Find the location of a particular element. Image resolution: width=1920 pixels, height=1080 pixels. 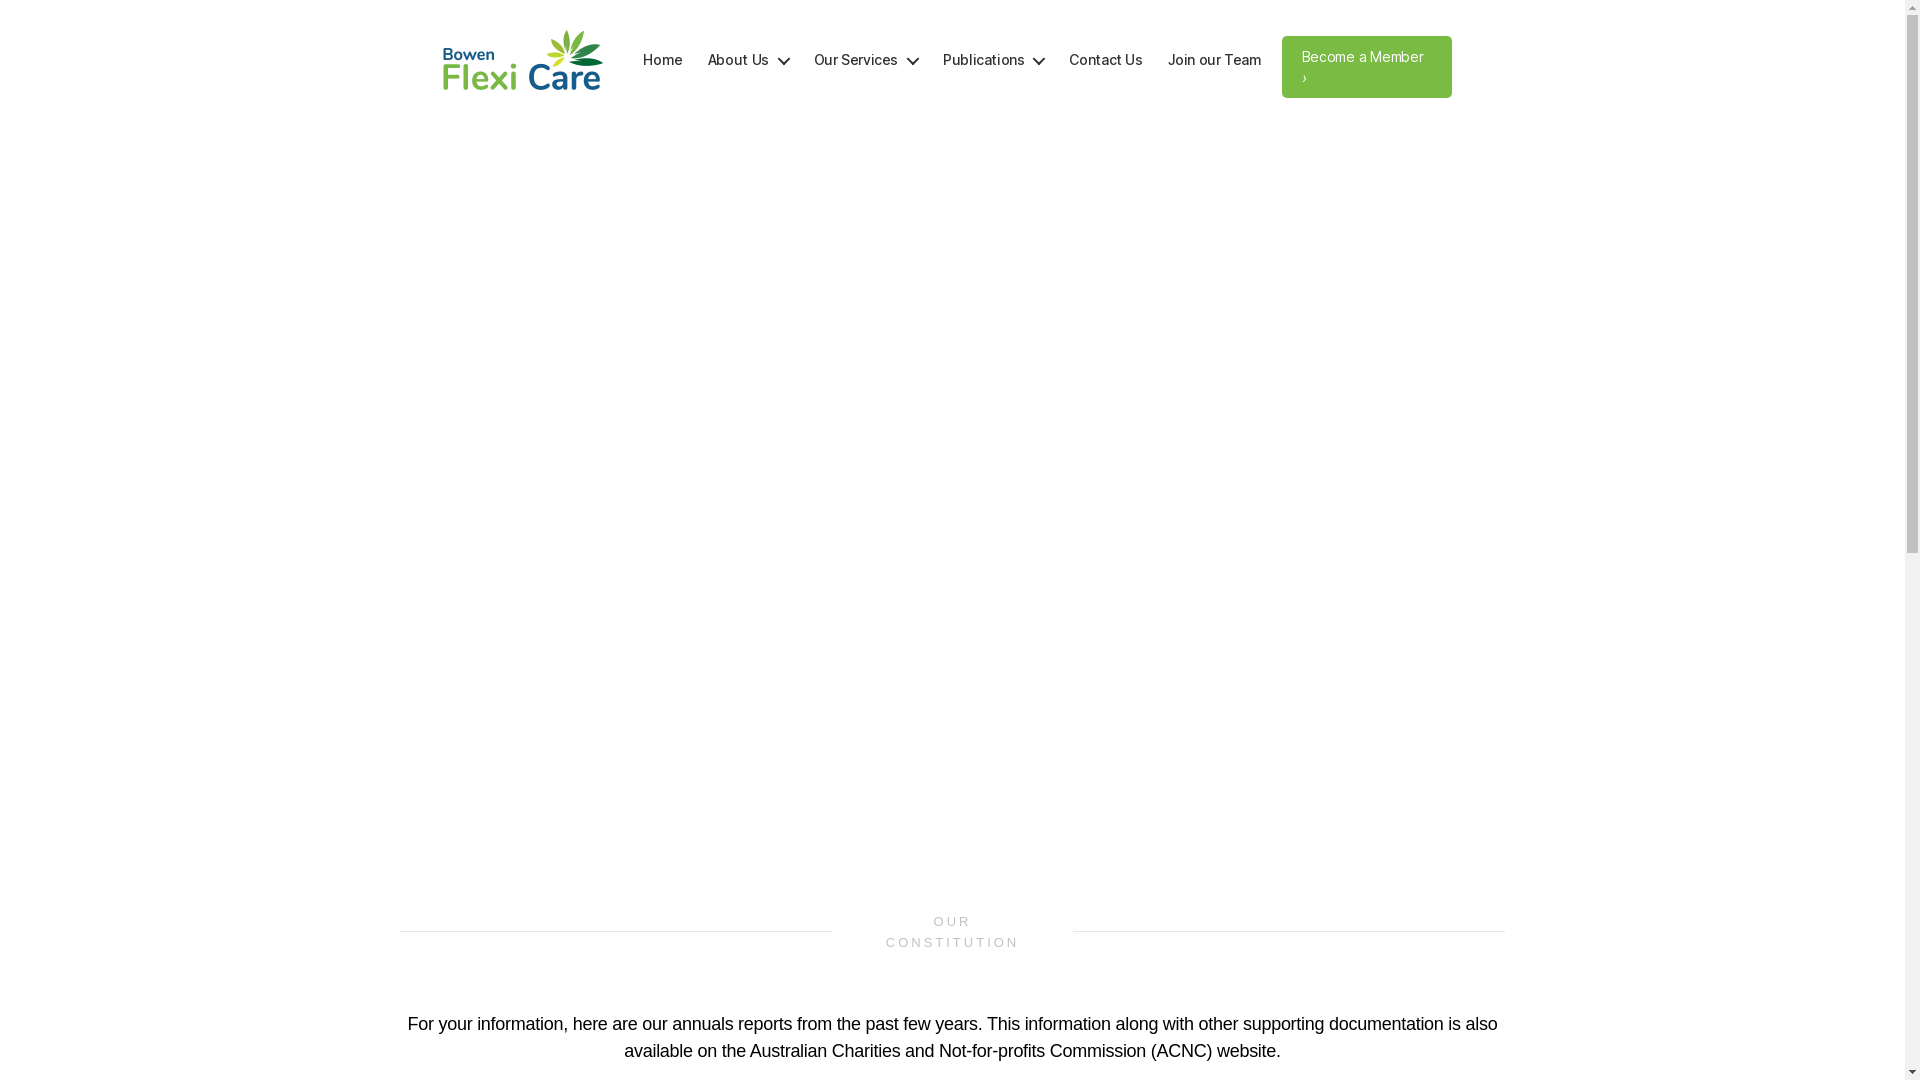

'Contact Us' is located at coordinates (1104, 59).